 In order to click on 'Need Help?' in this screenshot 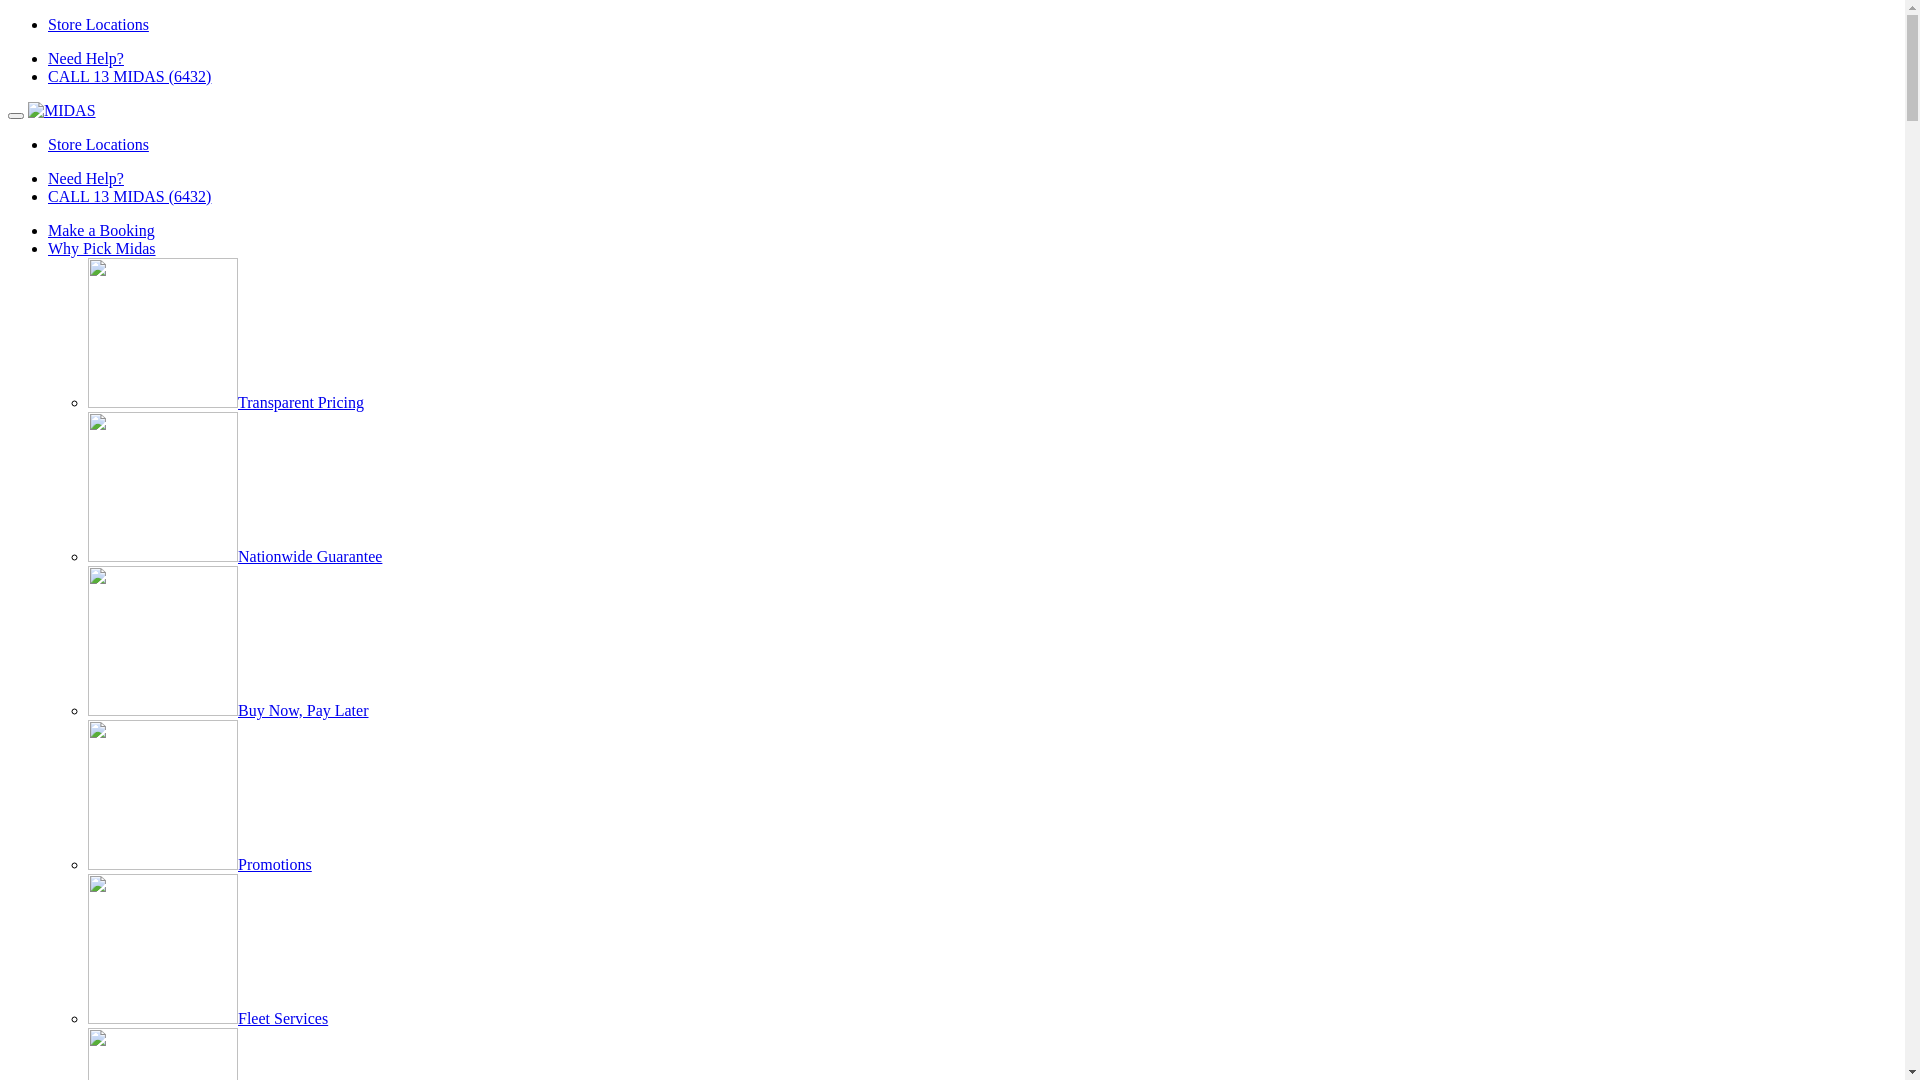, I will do `click(85, 177)`.